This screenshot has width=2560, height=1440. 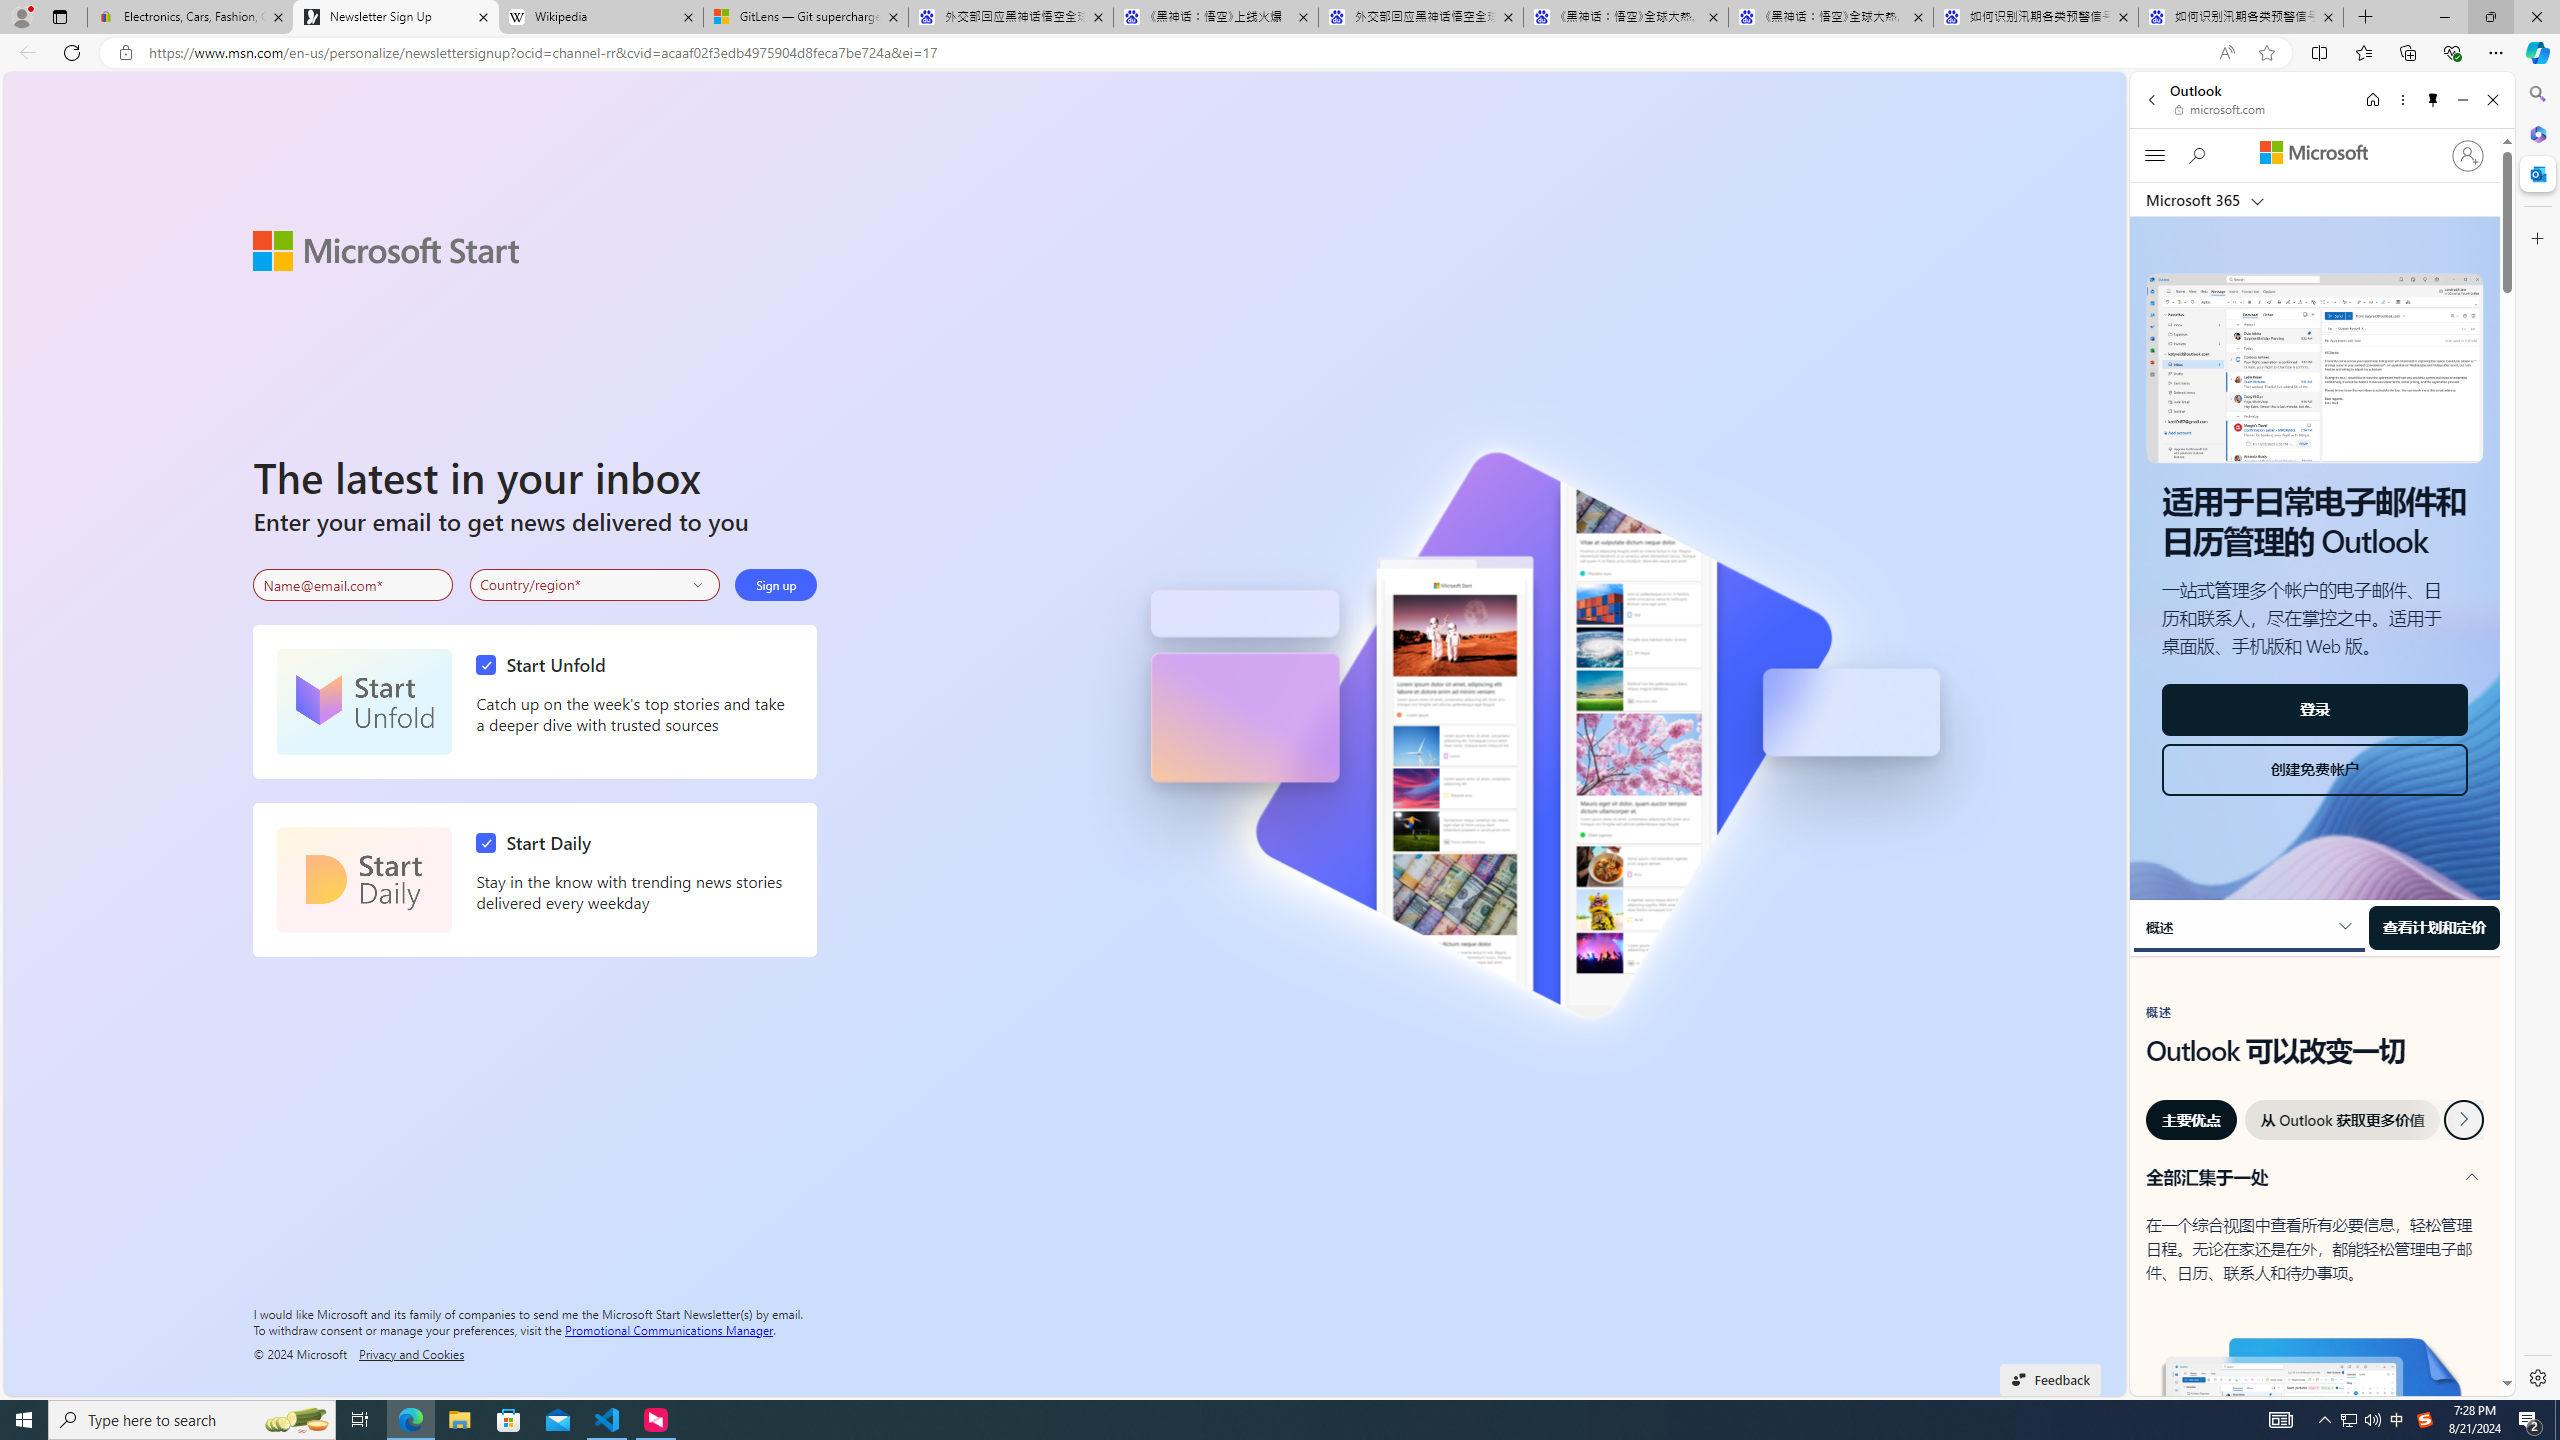 I want to click on 'Sign up', so click(x=775, y=585).